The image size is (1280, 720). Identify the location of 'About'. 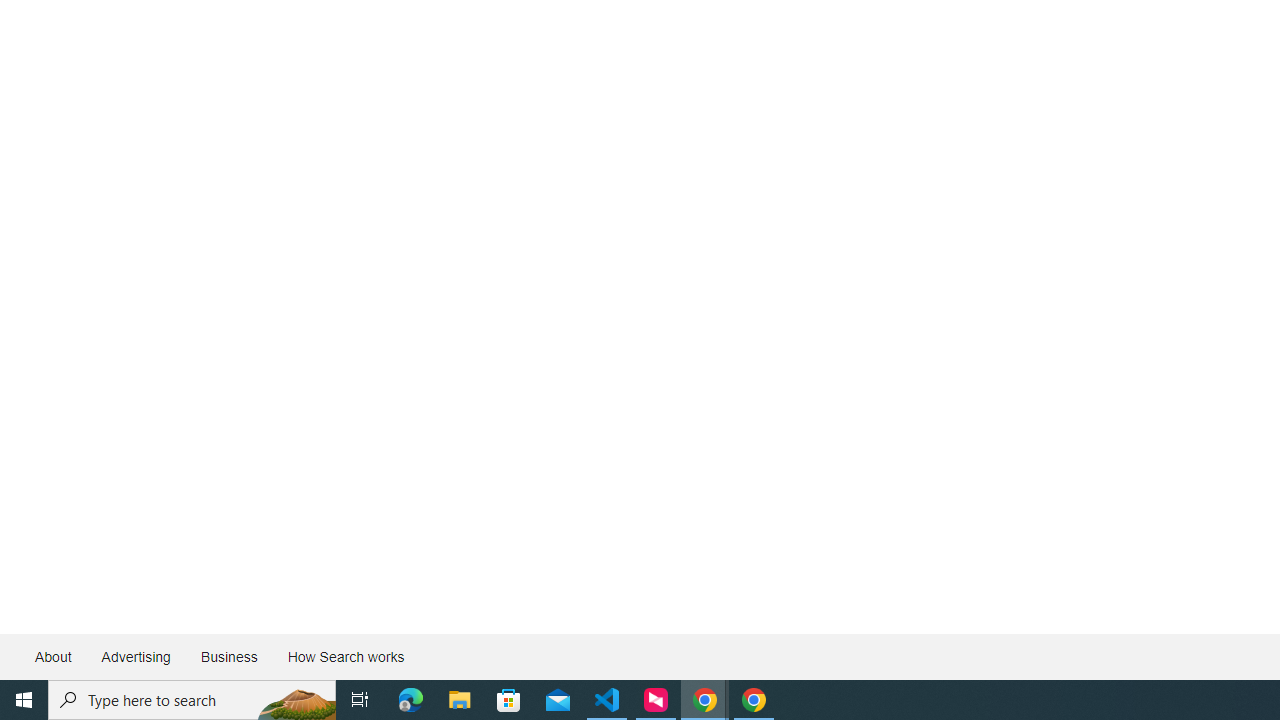
(53, 657).